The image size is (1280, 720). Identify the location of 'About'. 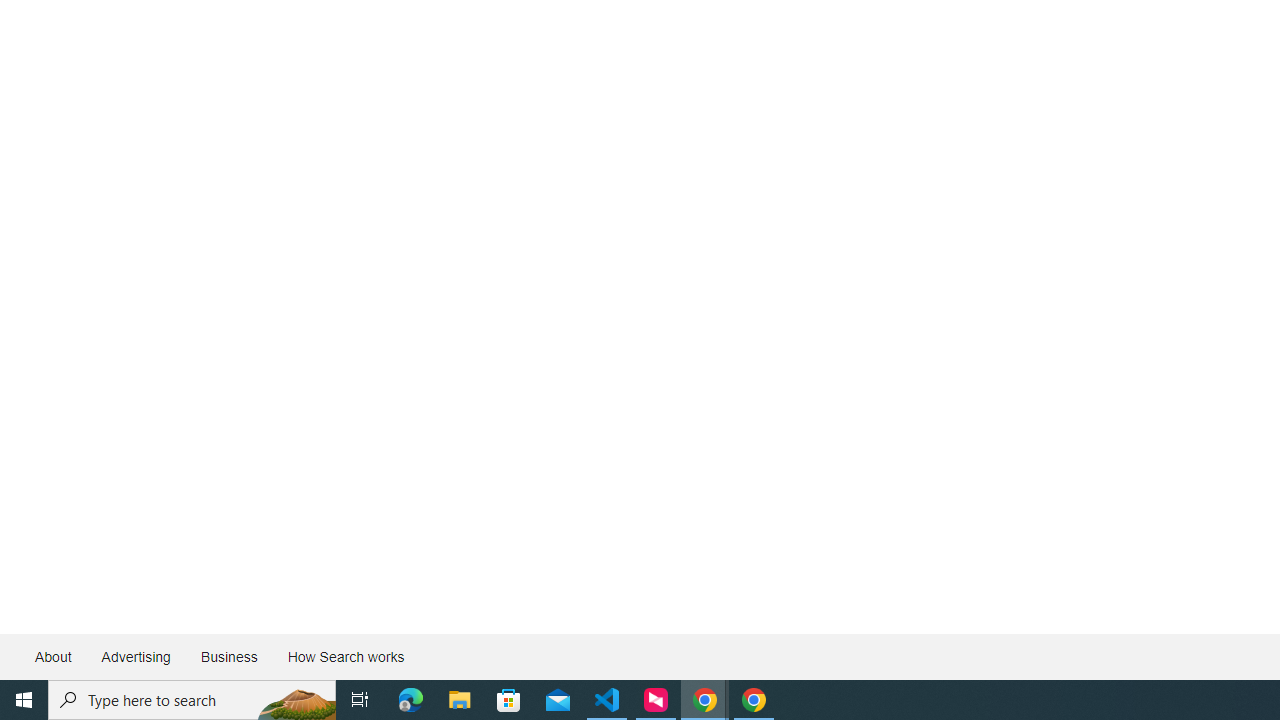
(53, 657).